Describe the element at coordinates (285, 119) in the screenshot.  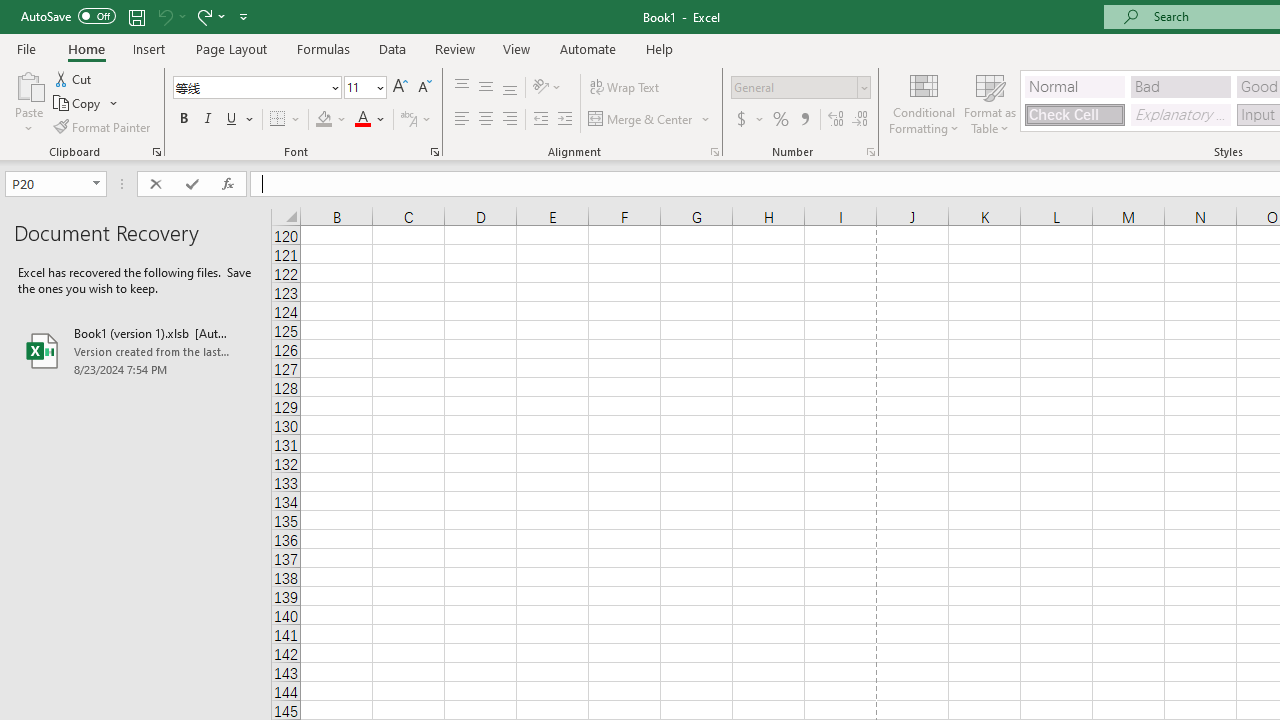
I see `'Borders'` at that location.